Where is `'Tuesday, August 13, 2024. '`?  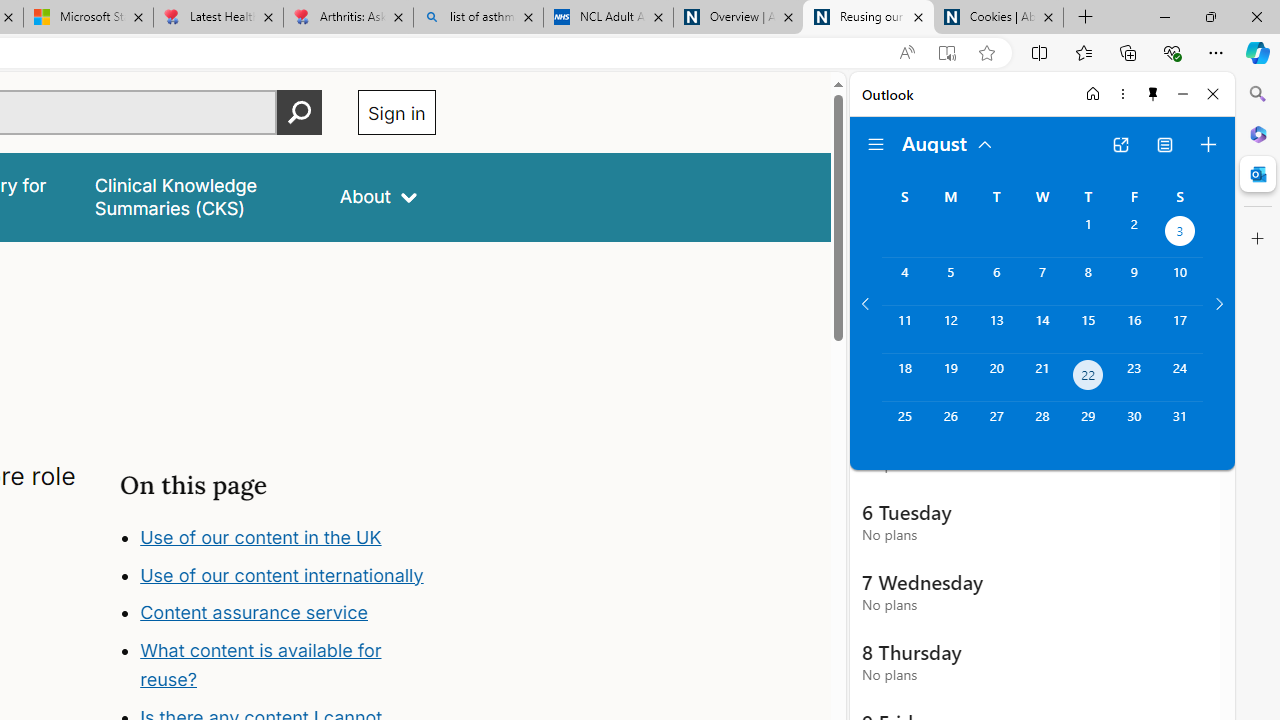 'Tuesday, August 13, 2024. ' is located at coordinates (996, 328).